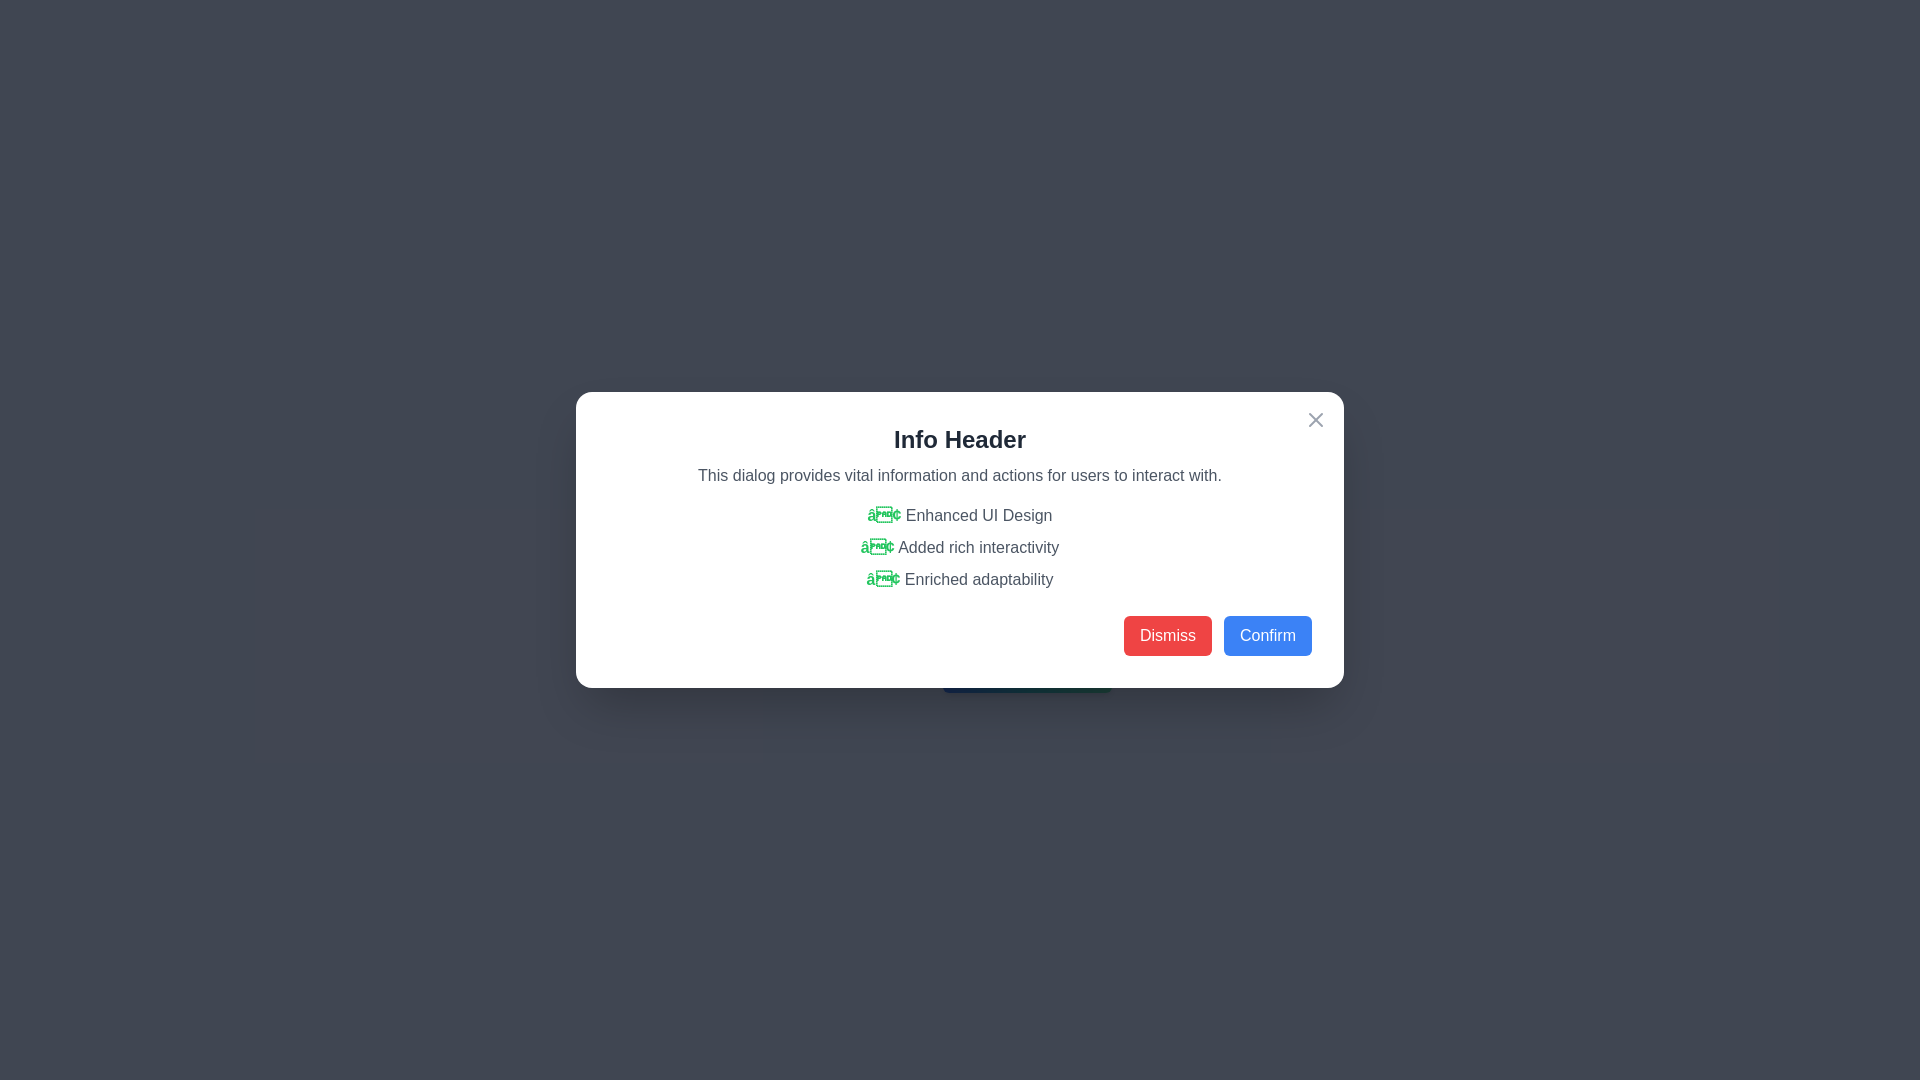 Image resolution: width=1920 pixels, height=1080 pixels. What do you see at coordinates (1315, 419) in the screenshot?
I see `the close button located in the top-right corner of the 'Info Header' dialog box to change its color` at bounding box center [1315, 419].